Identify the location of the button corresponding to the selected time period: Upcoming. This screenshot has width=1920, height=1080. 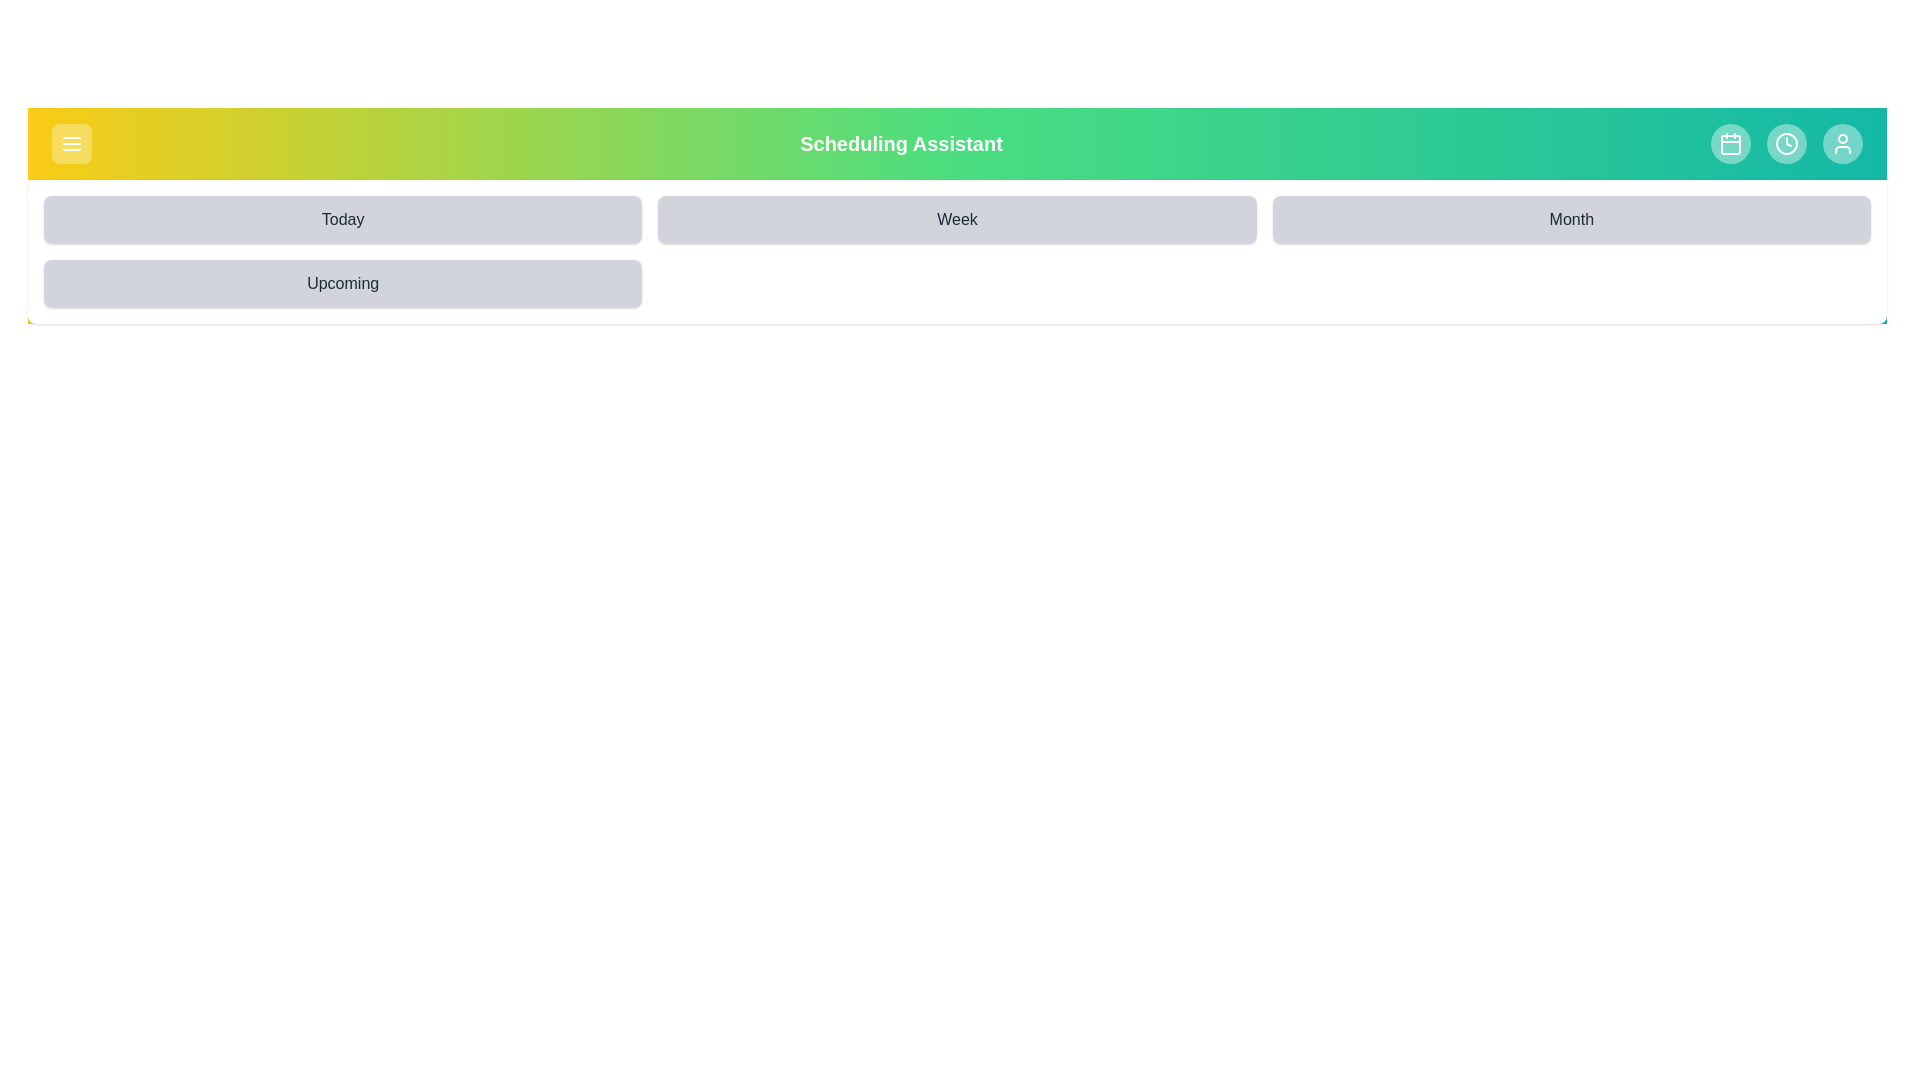
(342, 284).